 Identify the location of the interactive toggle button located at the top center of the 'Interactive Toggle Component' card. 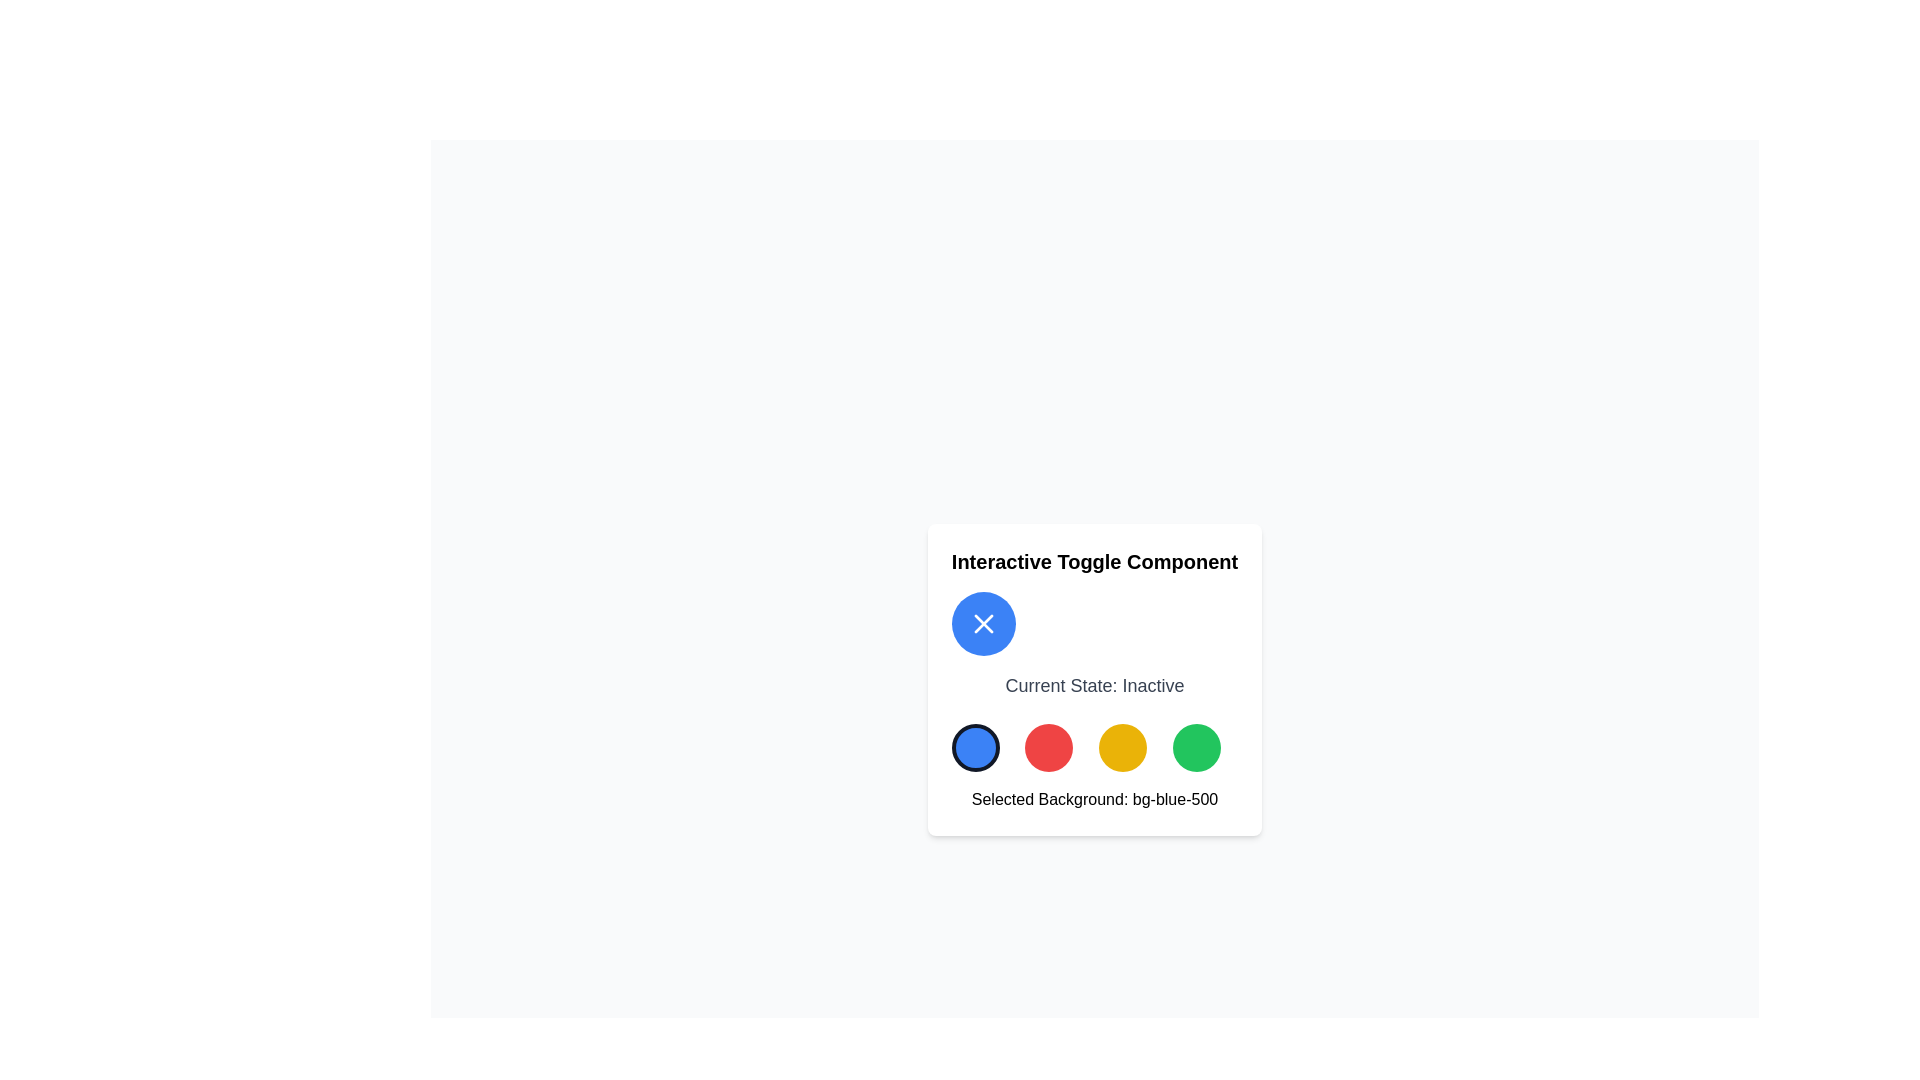
(983, 623).